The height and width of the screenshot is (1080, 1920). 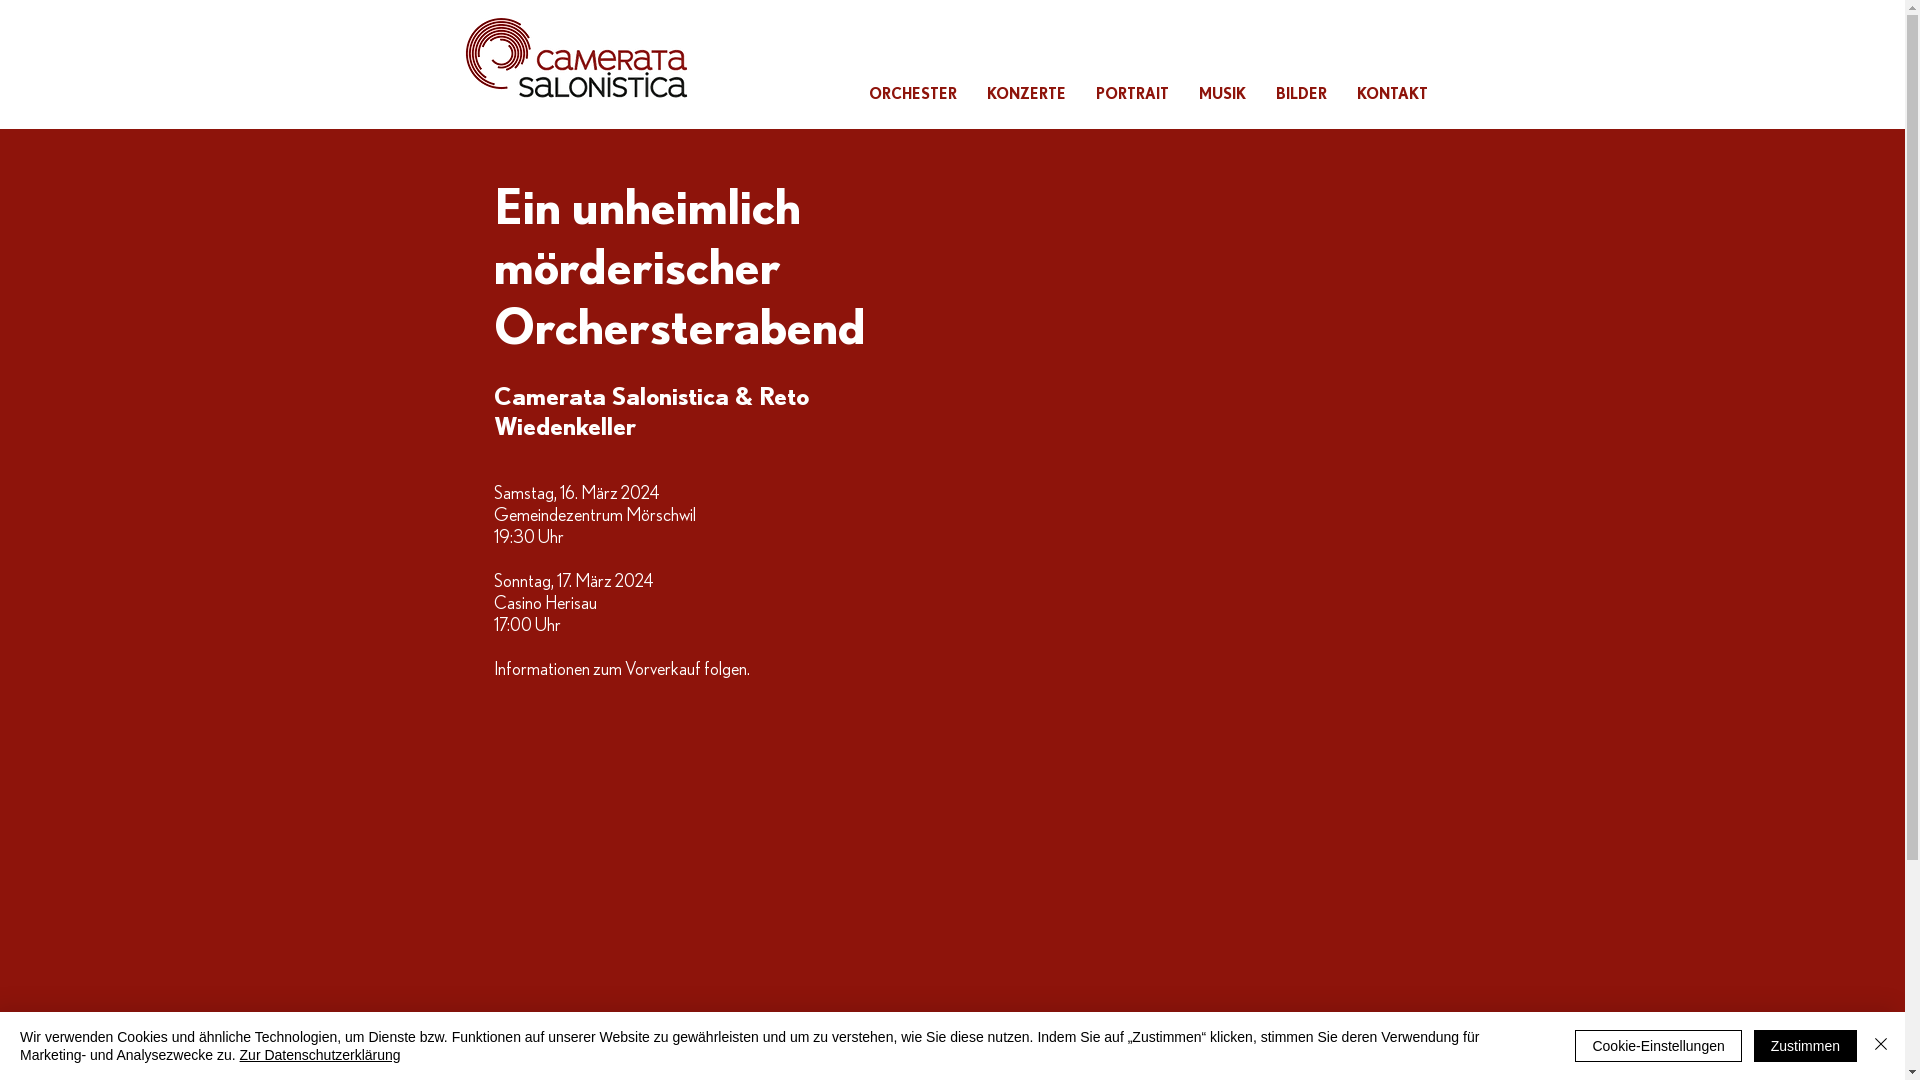 I want to click on 'KONTAKT', so click(x=1391, y=94).